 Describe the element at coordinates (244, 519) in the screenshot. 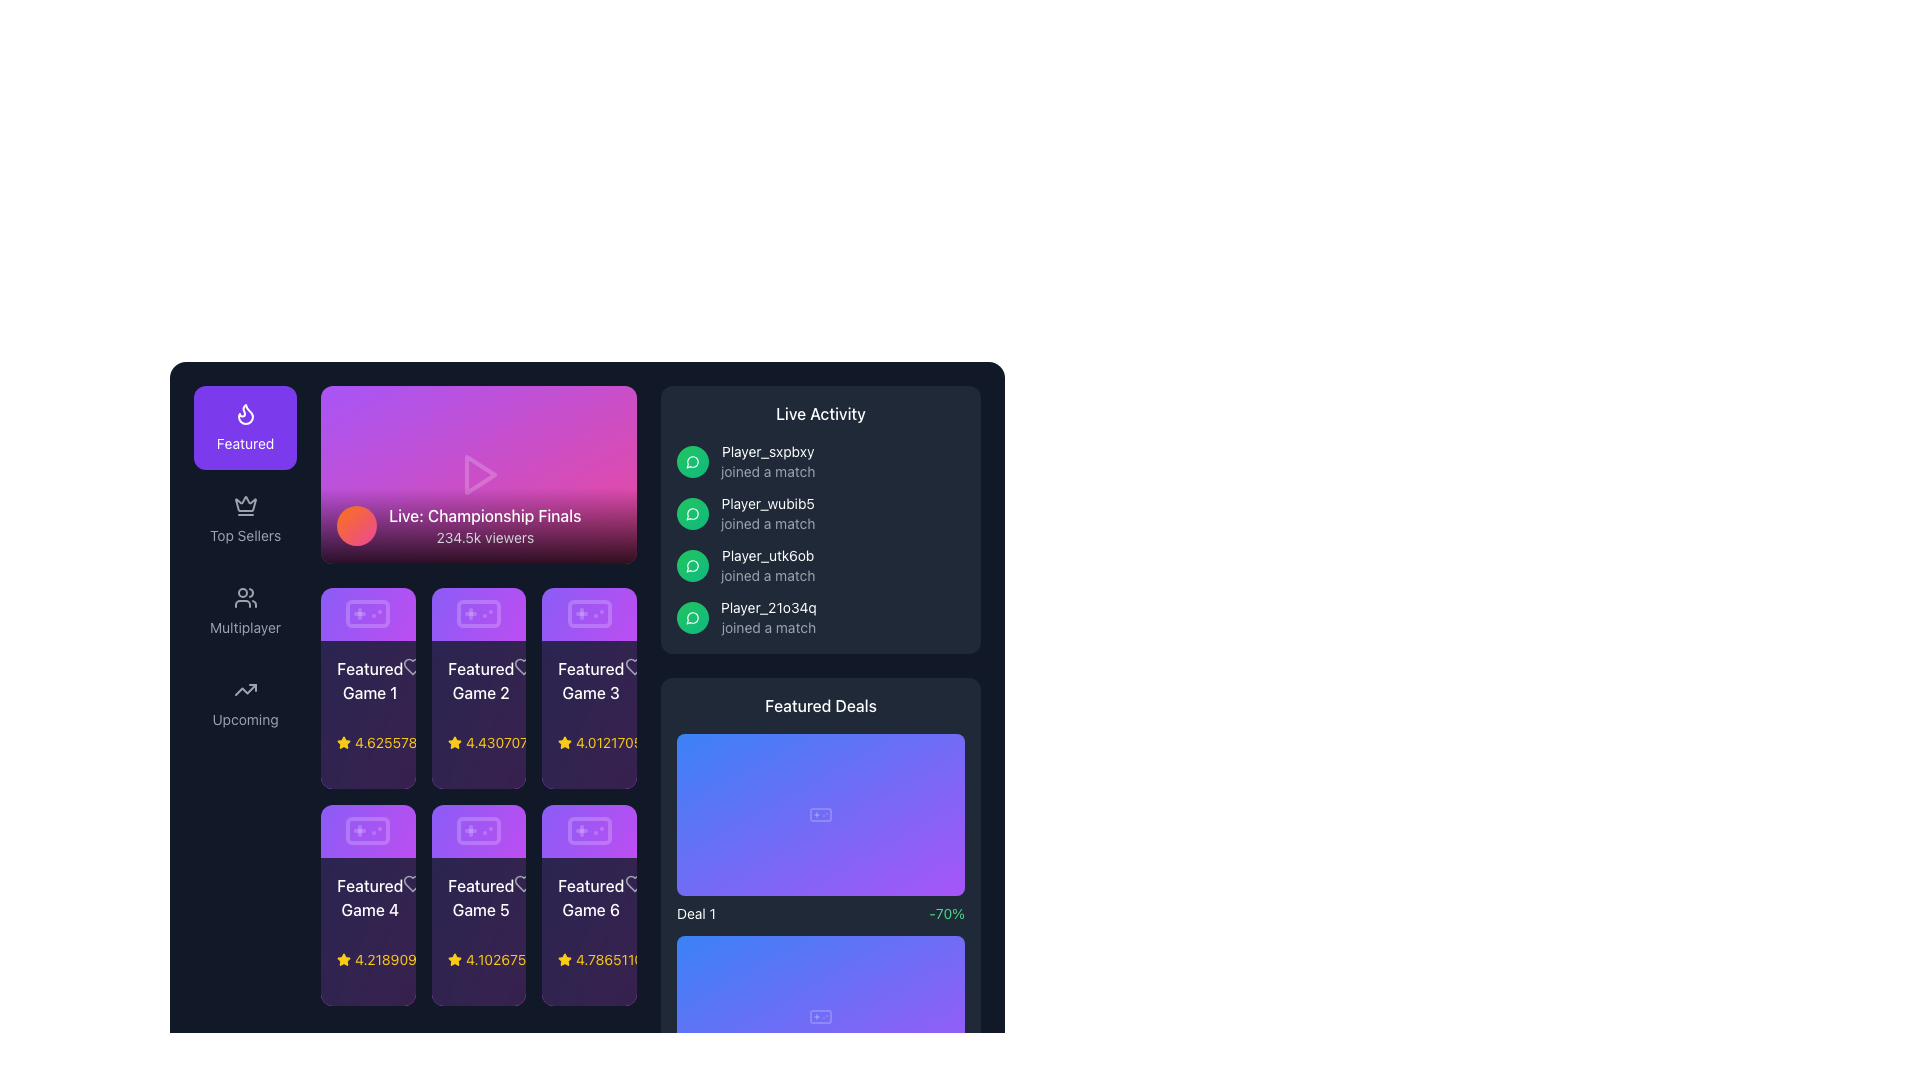

I see `the 'Top Sellers' button, which is a rectangular button with a dark background and a crown icon` at that location.